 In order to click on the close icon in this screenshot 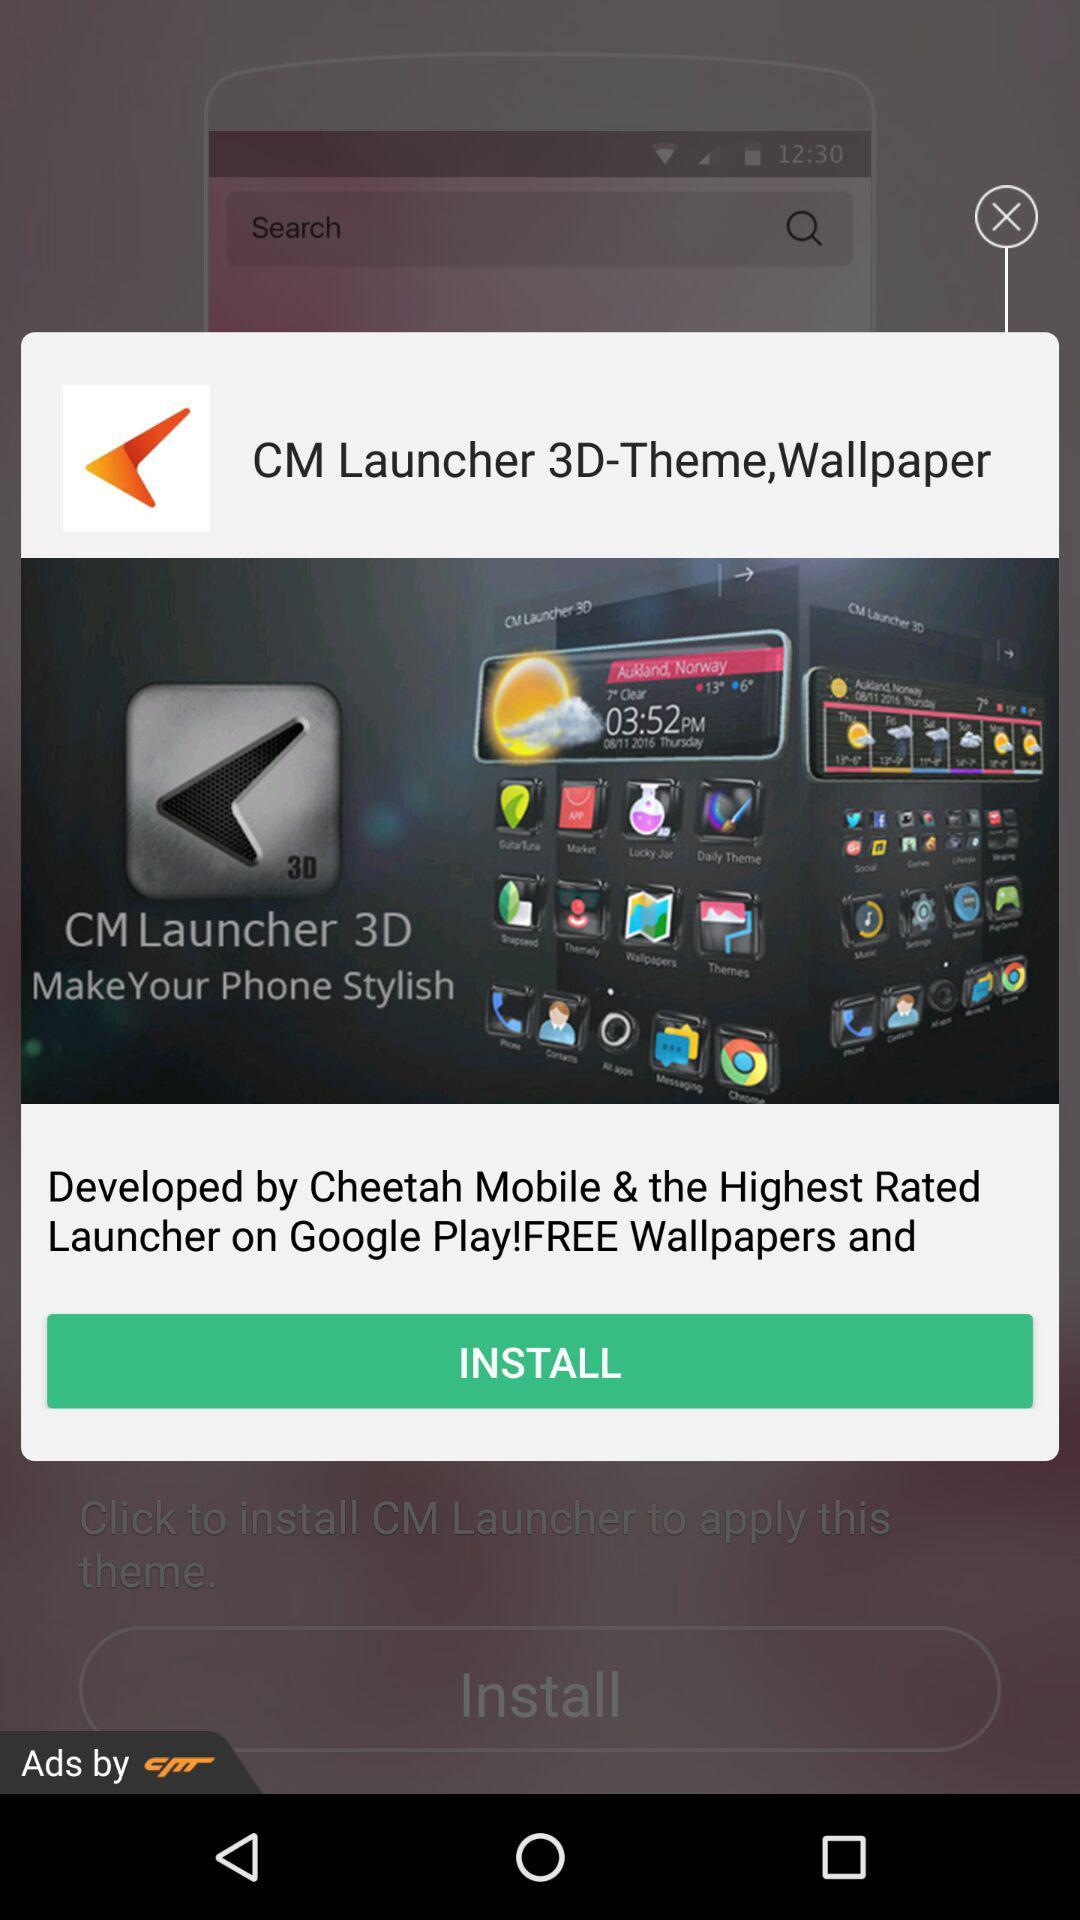, I will do `click(1006, 231)`.